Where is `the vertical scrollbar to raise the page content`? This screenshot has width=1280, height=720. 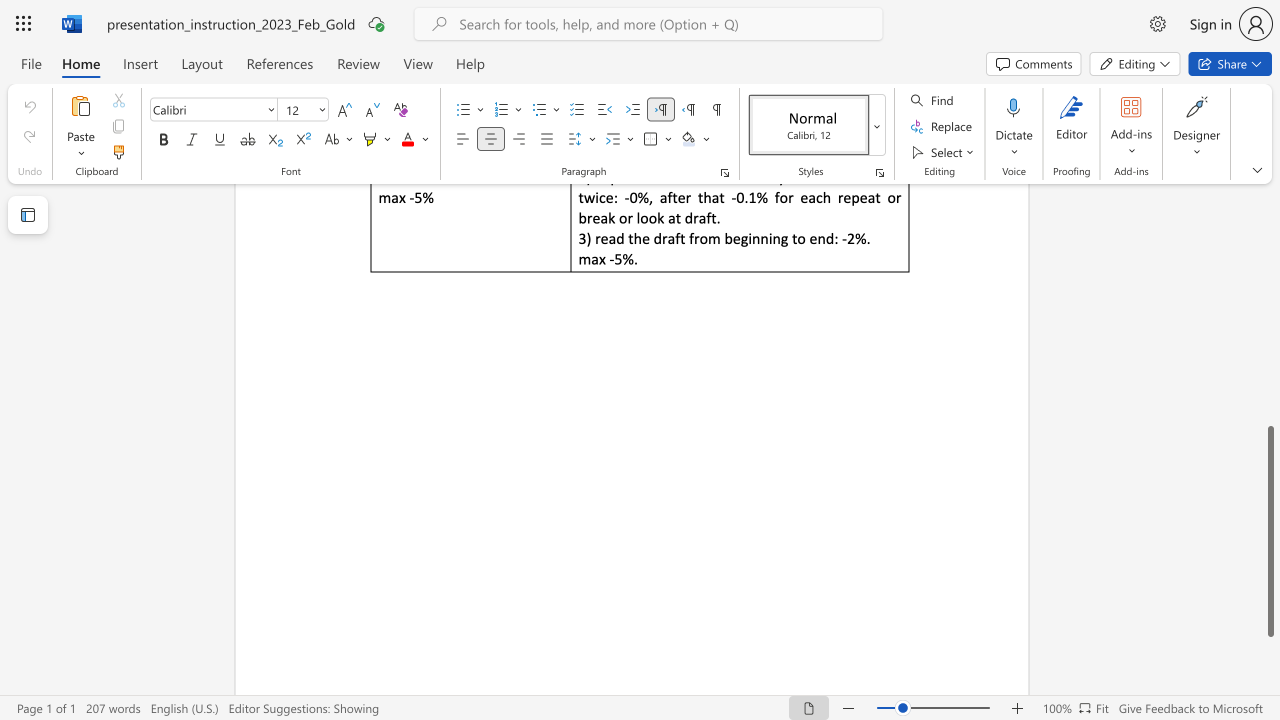 the vertical scrollbar to raise the page content is located at coordinates (1269, 338).